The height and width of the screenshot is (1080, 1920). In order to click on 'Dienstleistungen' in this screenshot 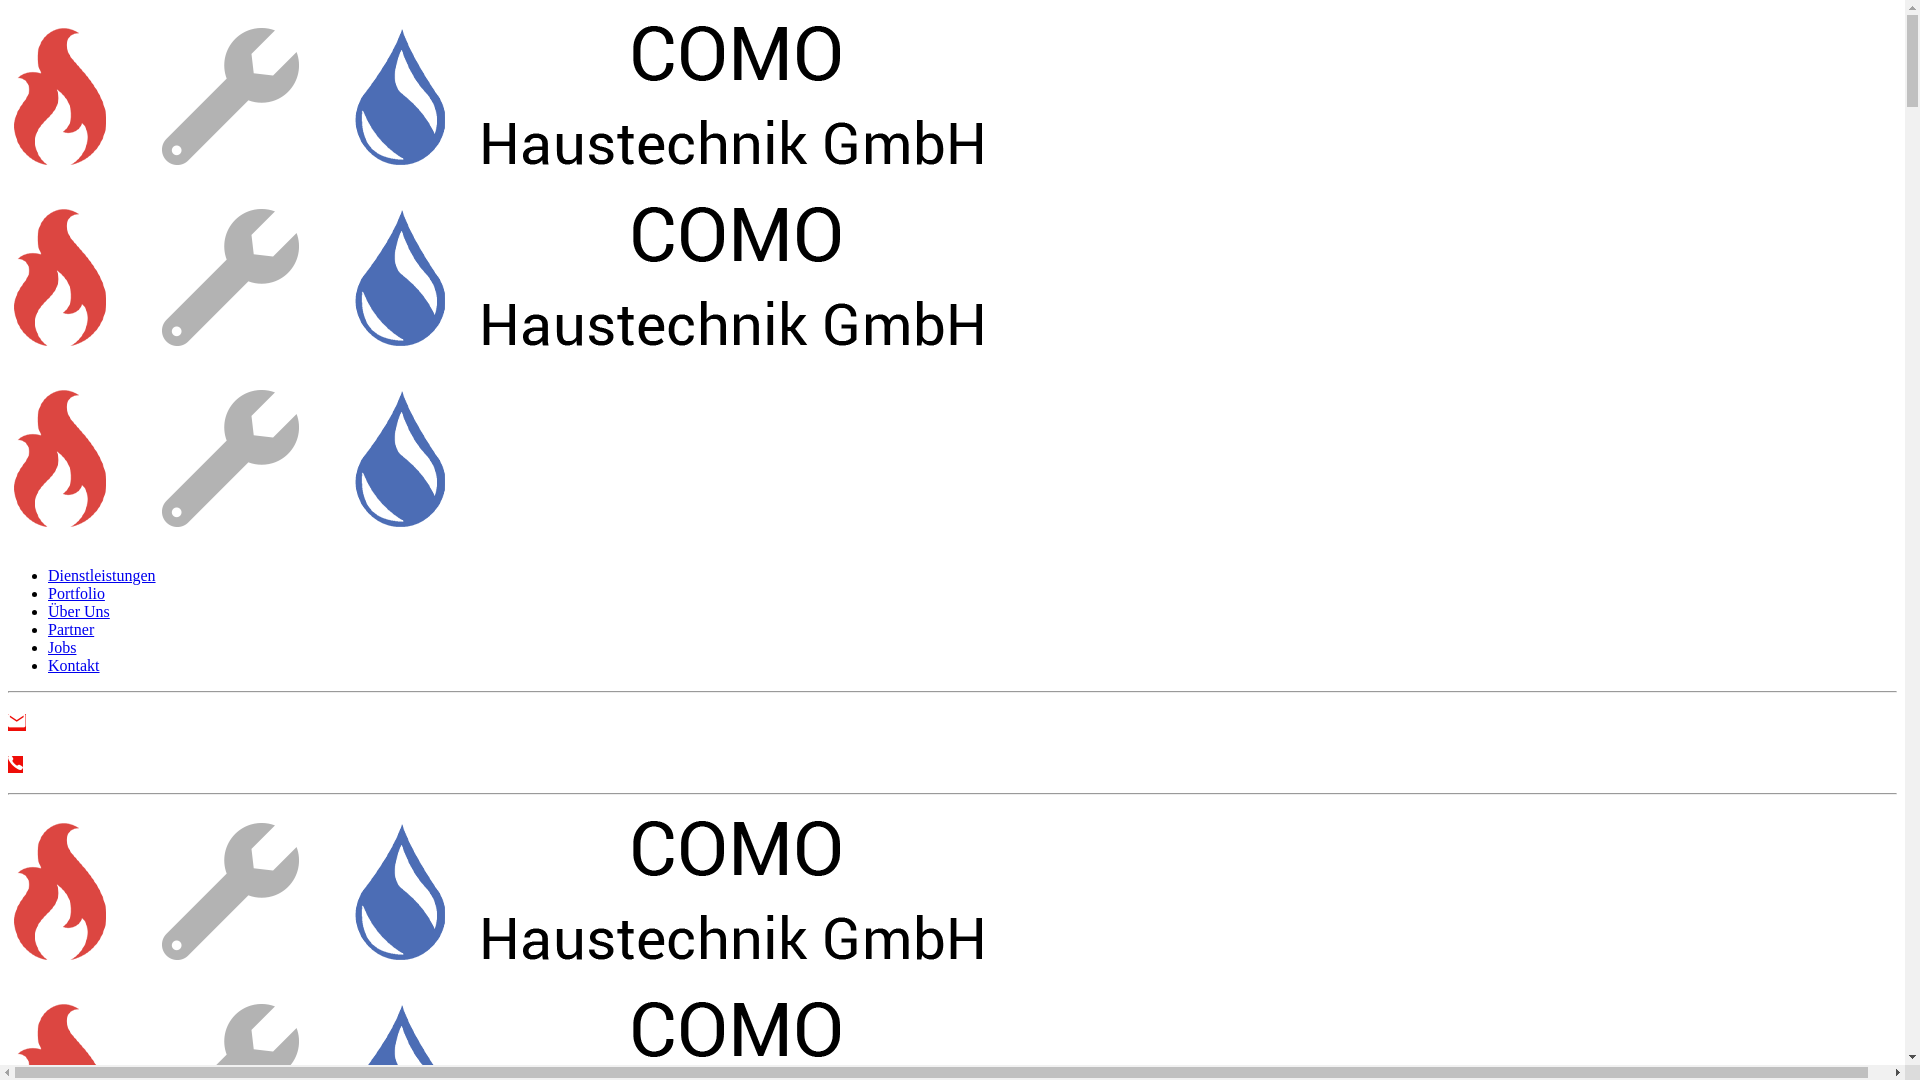, I will do `click(100, 575)`.